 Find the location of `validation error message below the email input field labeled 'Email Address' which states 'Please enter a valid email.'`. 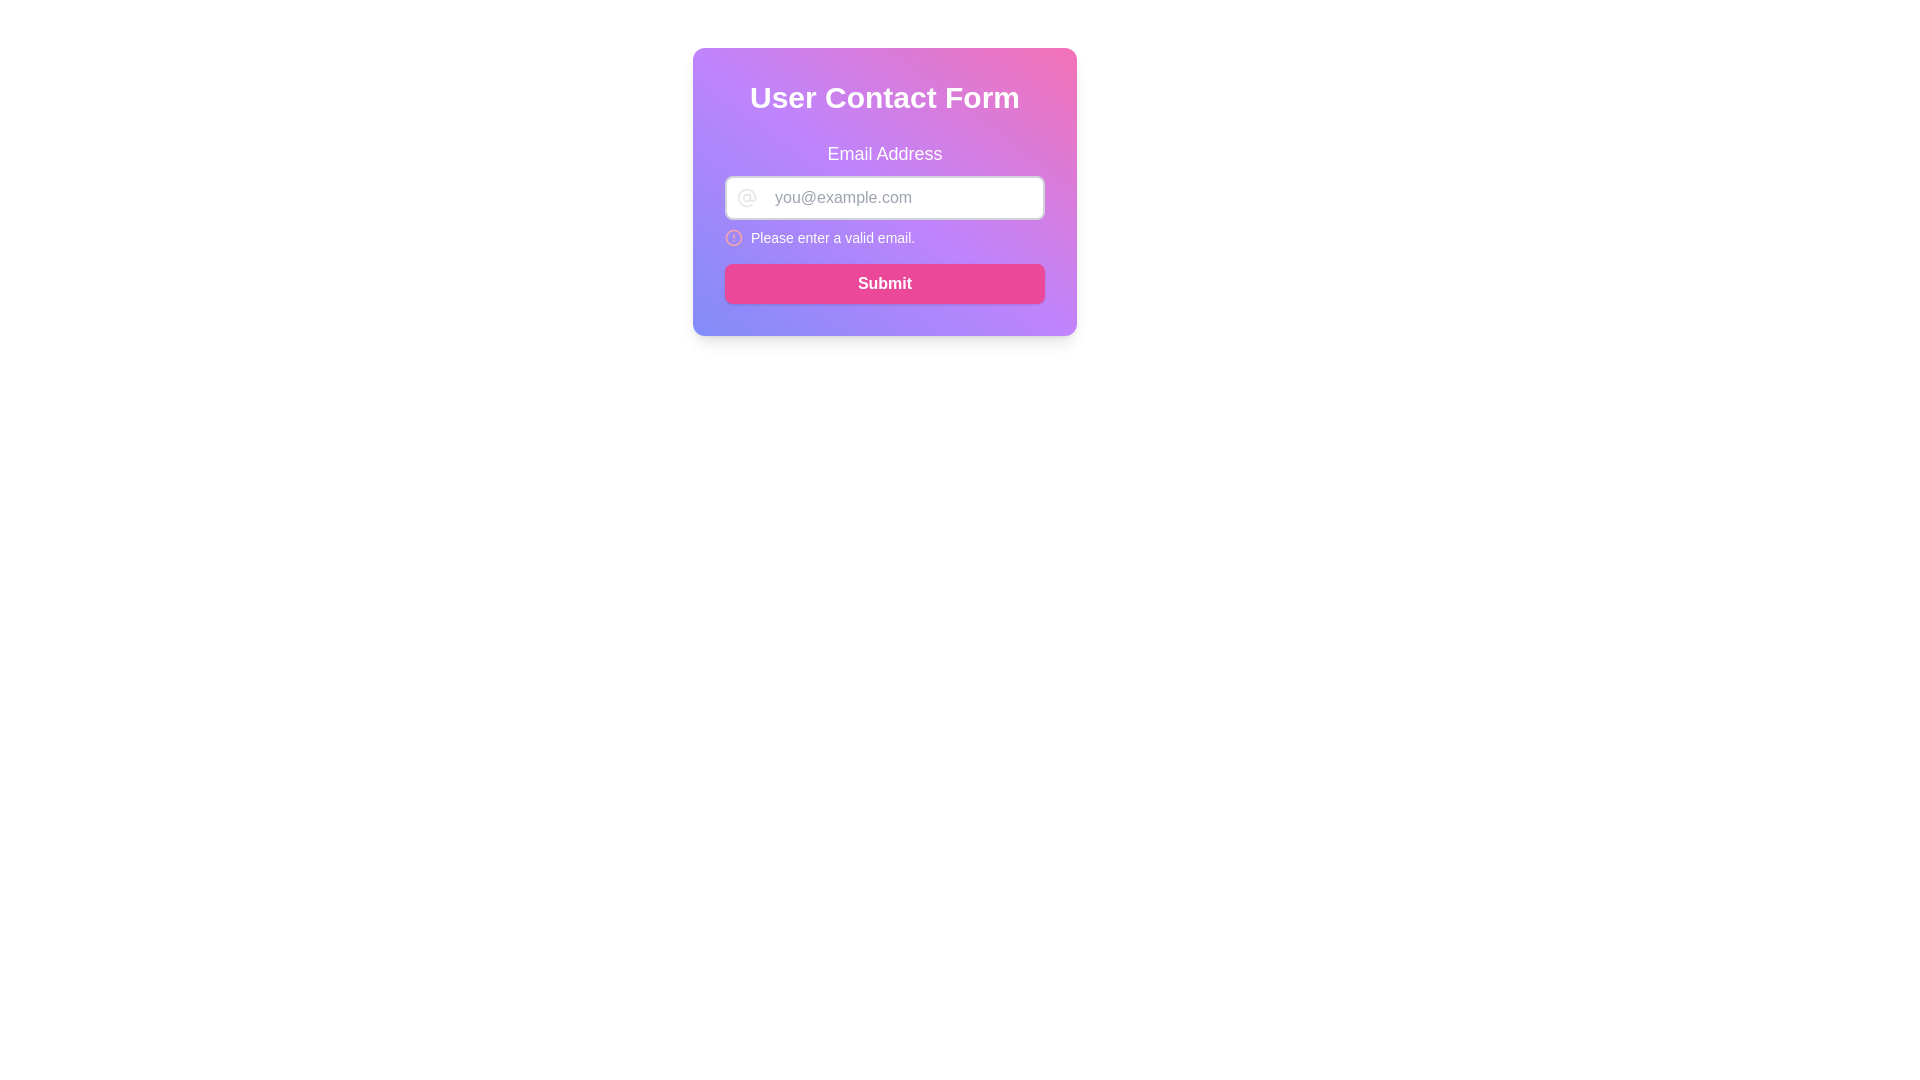

validation error message below the email input field labeled 'Email Address' which states 'Please enter a valid email.' is located at coordinates (883, 193).